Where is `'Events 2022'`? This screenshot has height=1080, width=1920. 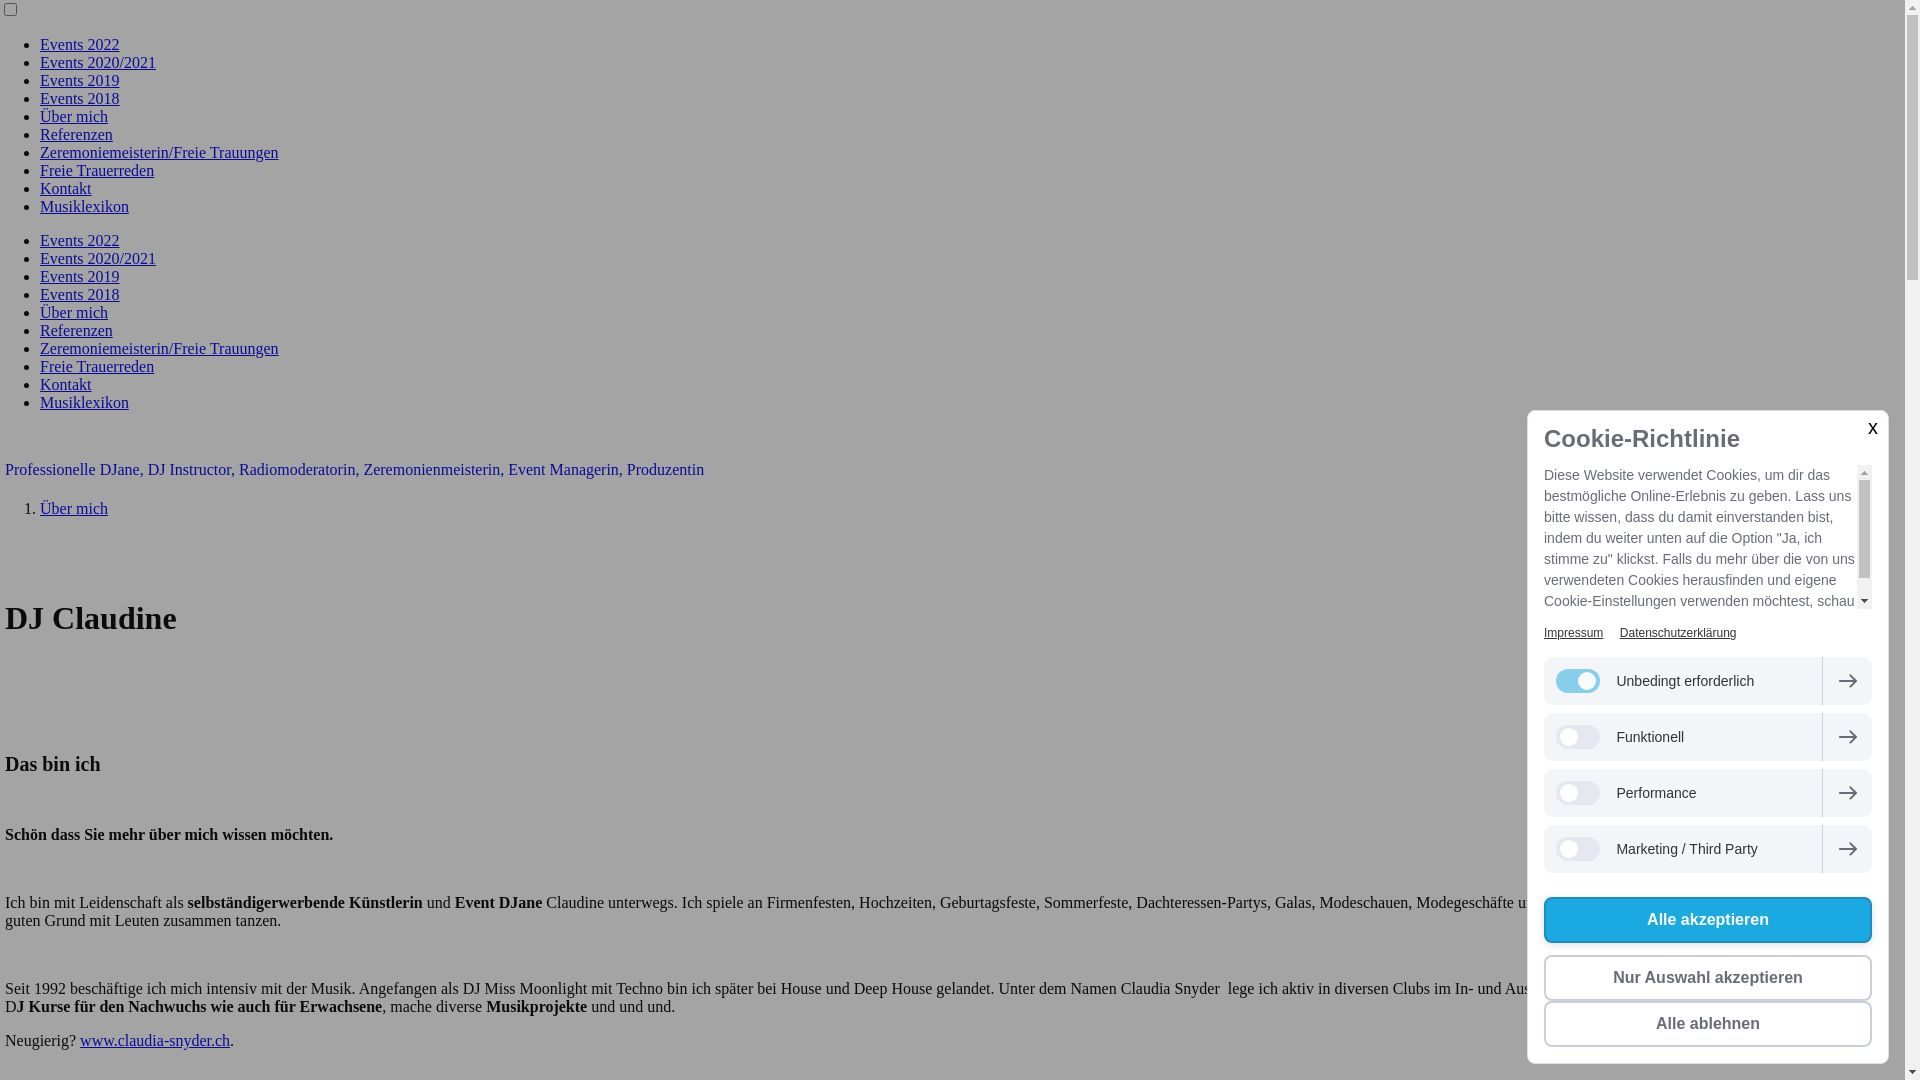 'Events 2022' is located at coordinates (80, 239).